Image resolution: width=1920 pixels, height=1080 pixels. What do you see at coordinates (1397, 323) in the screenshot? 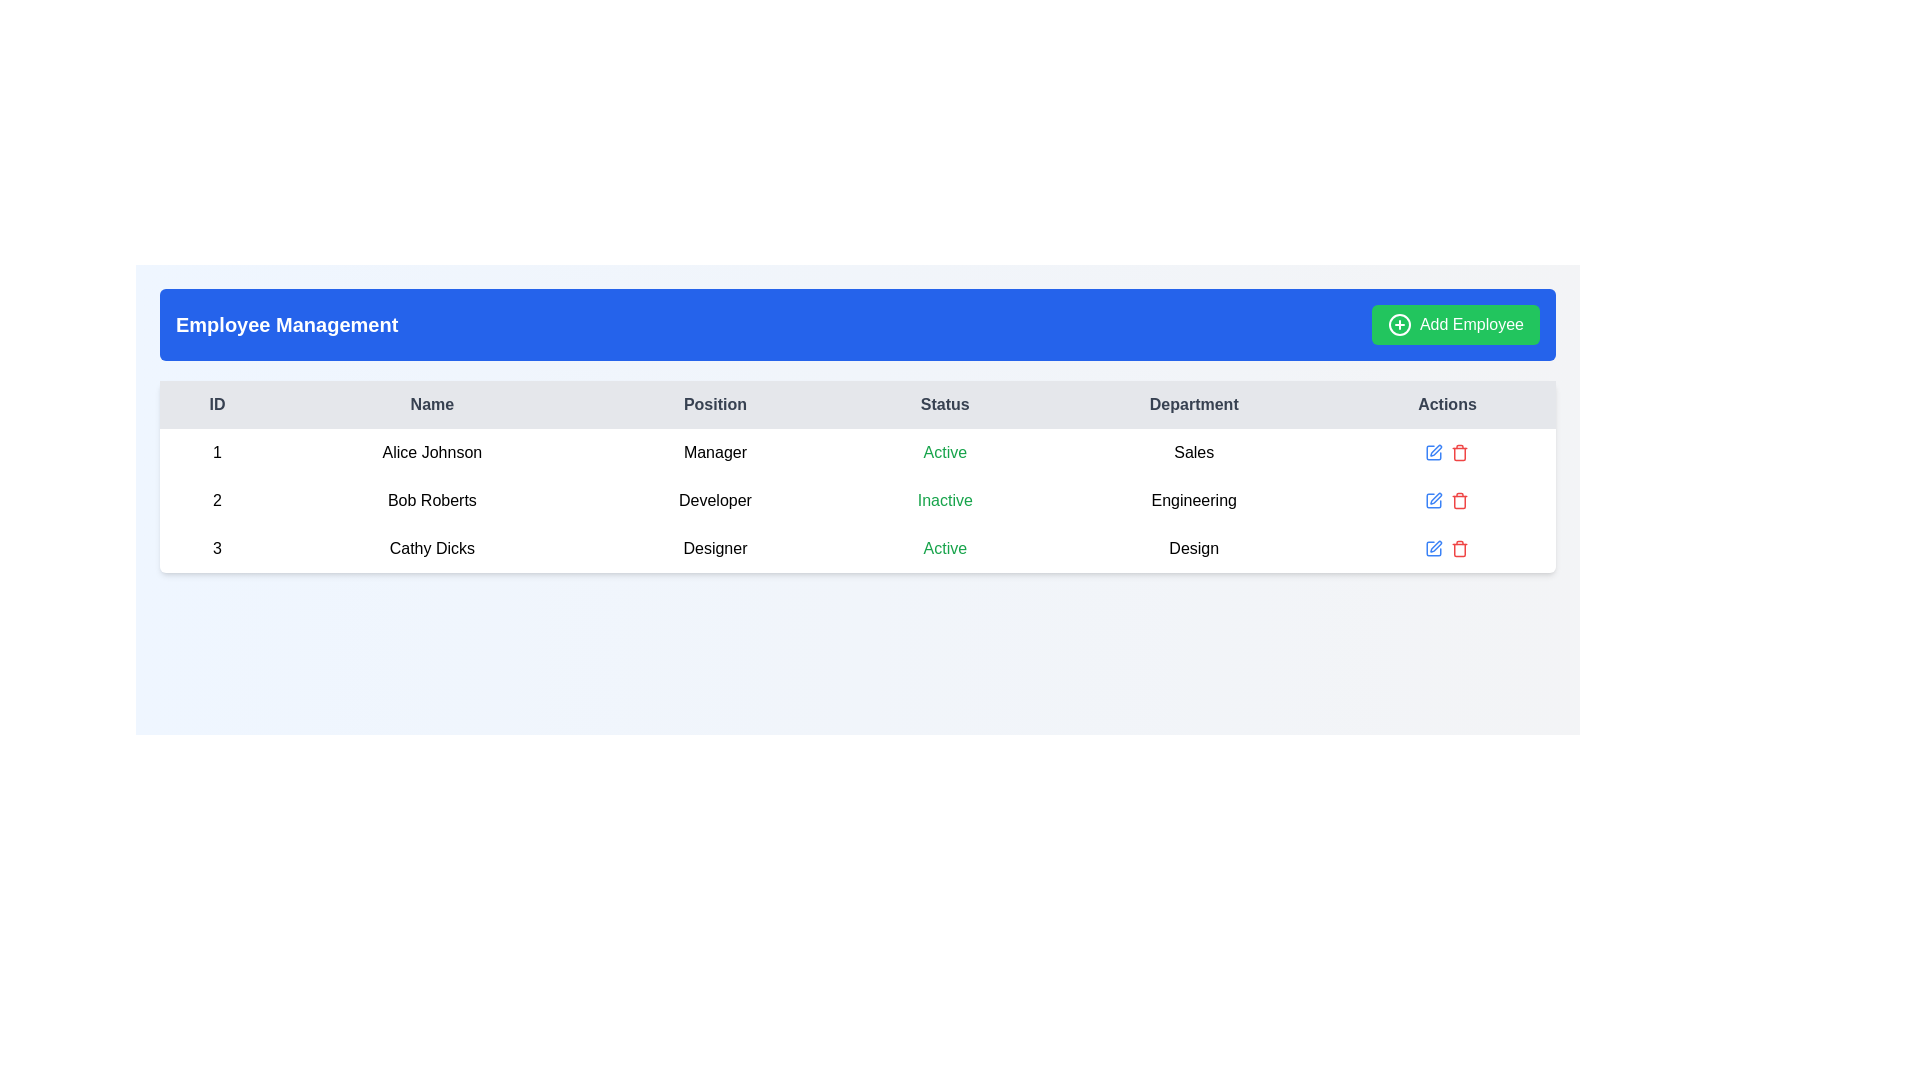
I see `the 'Add Employee' icon located at the top-right corner of the layout, which visually represents the action` at bounding box center [1397, 323].